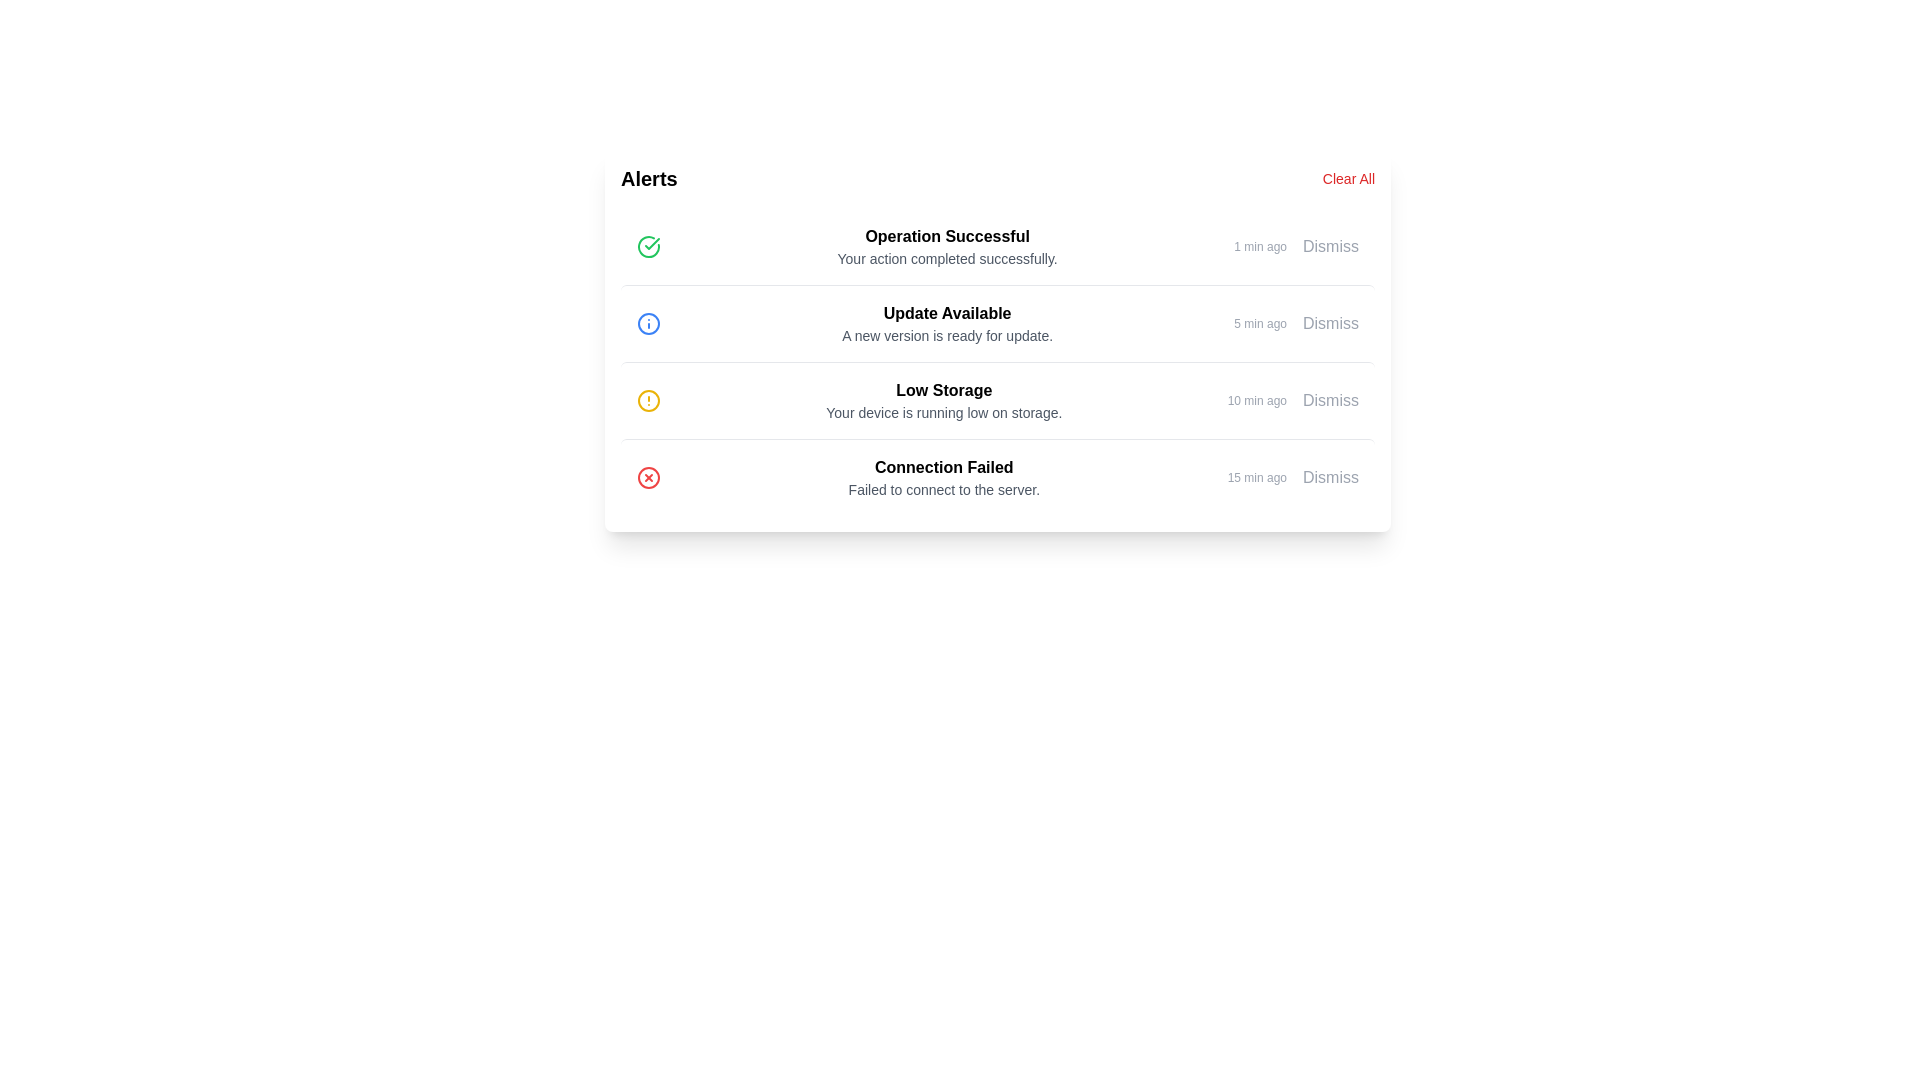 Image resolution: width=1920 pixels, height=1080 pixels. What do you see at coordinates (1259, 323) in the screenshot?
I see `the small gray text reading '5 min ago' in the notification row titled 'Update Available', which is positioned before the 'Dismiss' button` at bounding box center [1259, 323].